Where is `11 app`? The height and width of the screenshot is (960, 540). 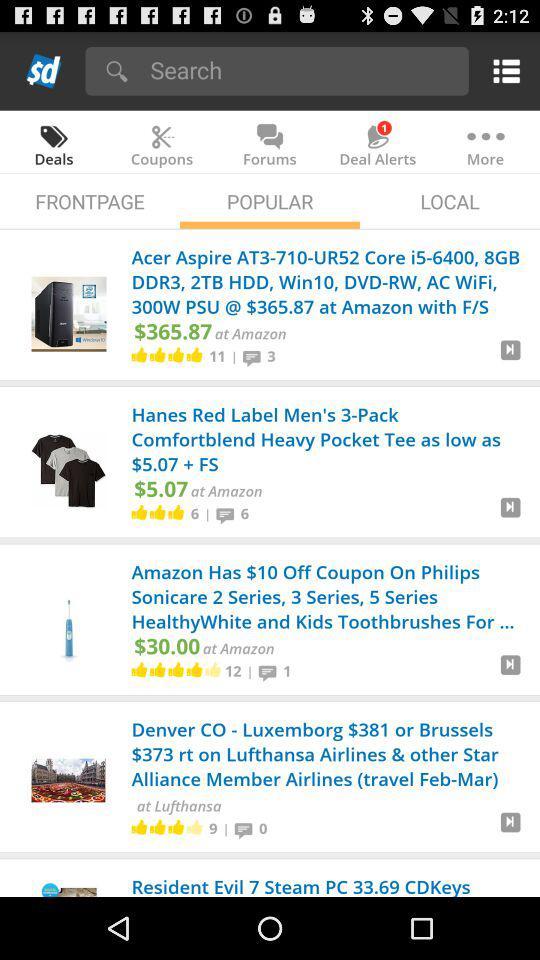
11 app is located at coordinates (216, 355).